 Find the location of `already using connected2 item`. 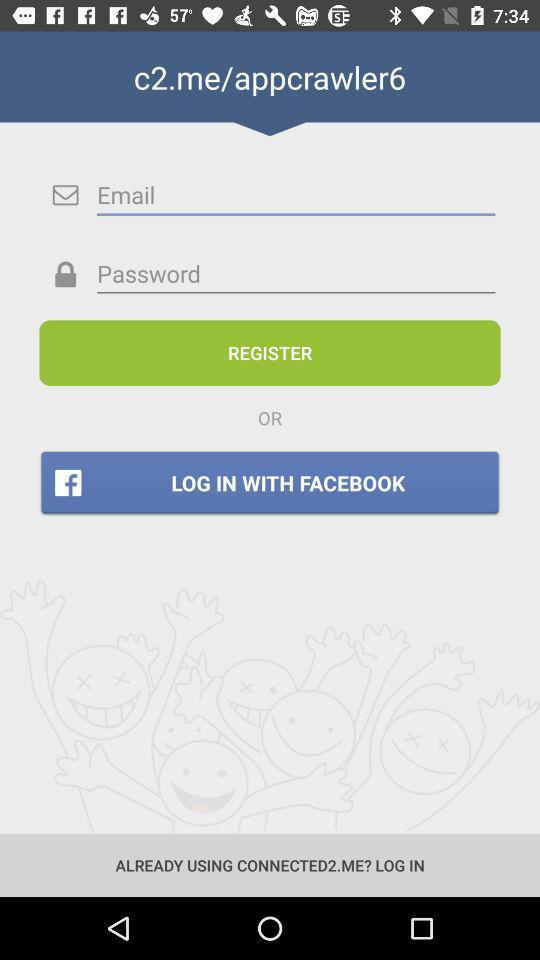

already using connected2 item is located at coordinates (270, 864).